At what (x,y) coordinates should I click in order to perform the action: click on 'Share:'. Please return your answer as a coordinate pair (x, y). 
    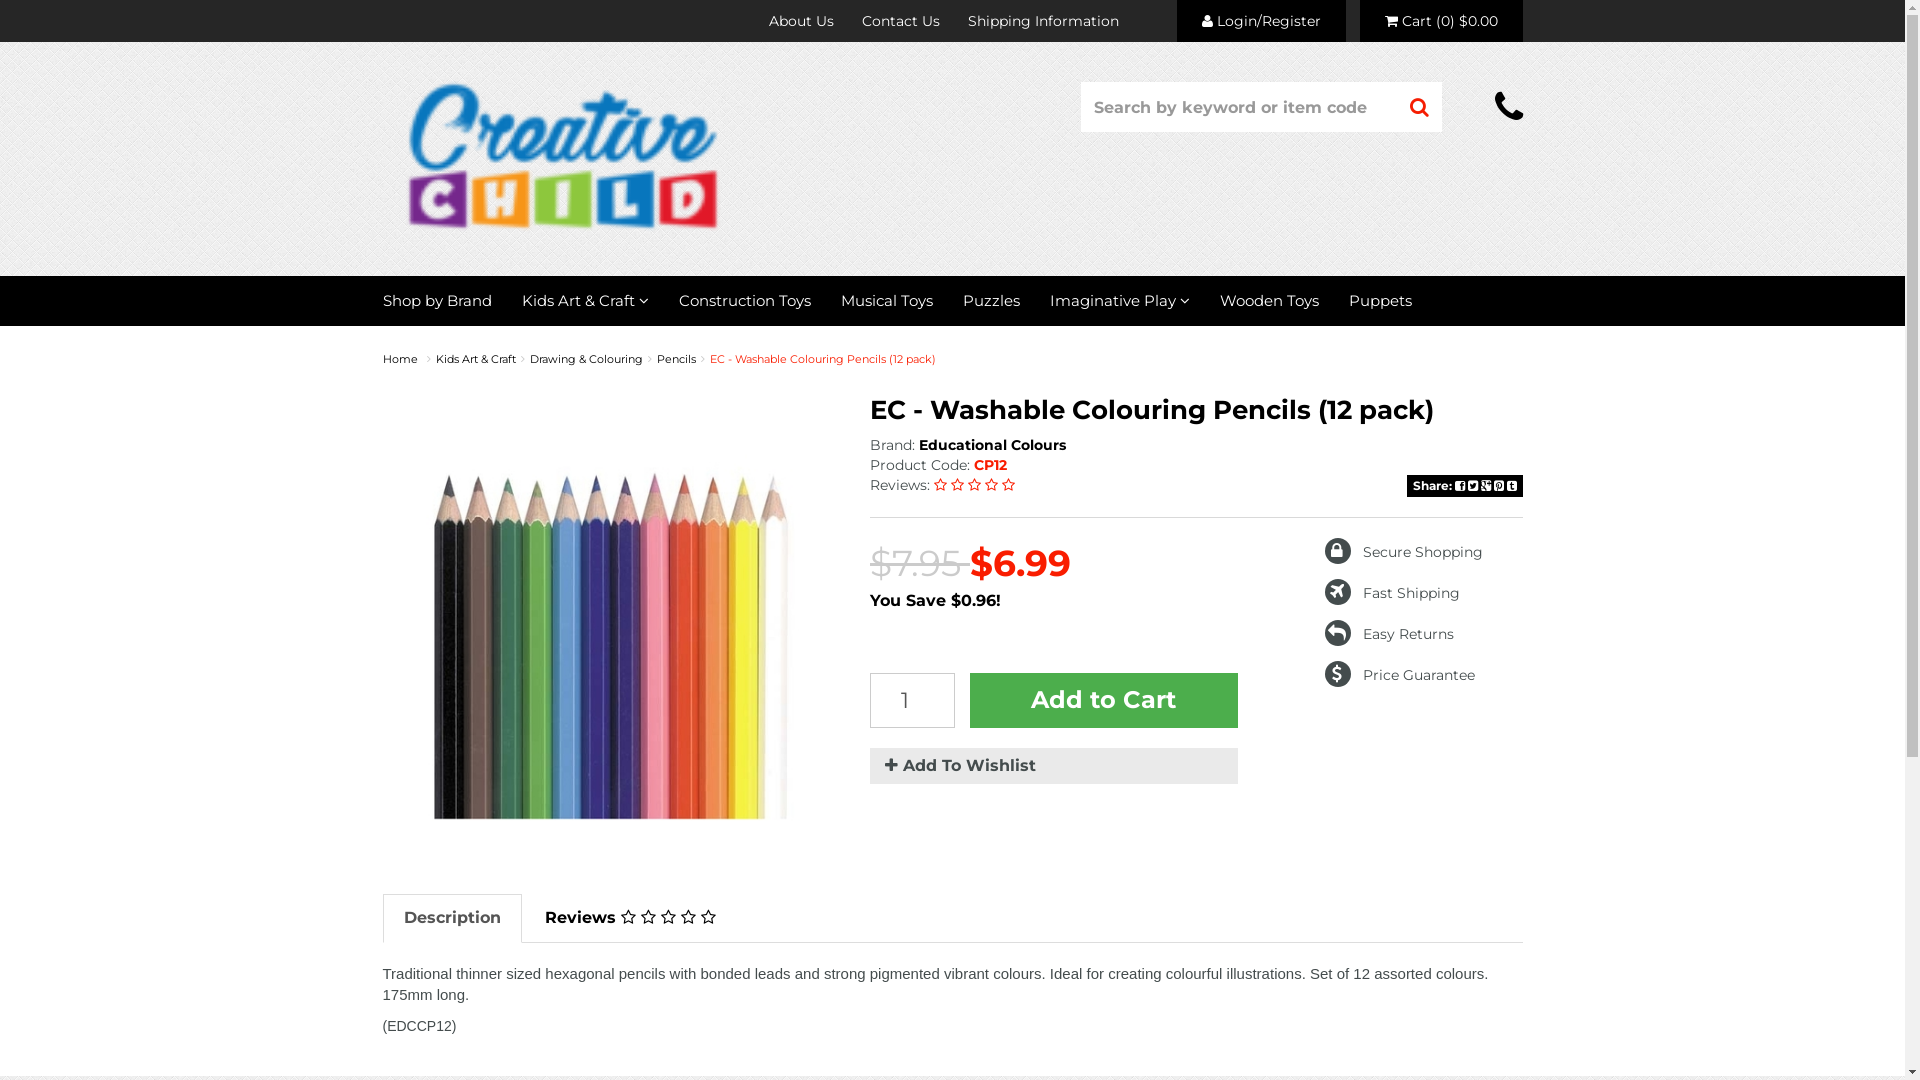
    Looking at the image, I should click on (1464, 486).